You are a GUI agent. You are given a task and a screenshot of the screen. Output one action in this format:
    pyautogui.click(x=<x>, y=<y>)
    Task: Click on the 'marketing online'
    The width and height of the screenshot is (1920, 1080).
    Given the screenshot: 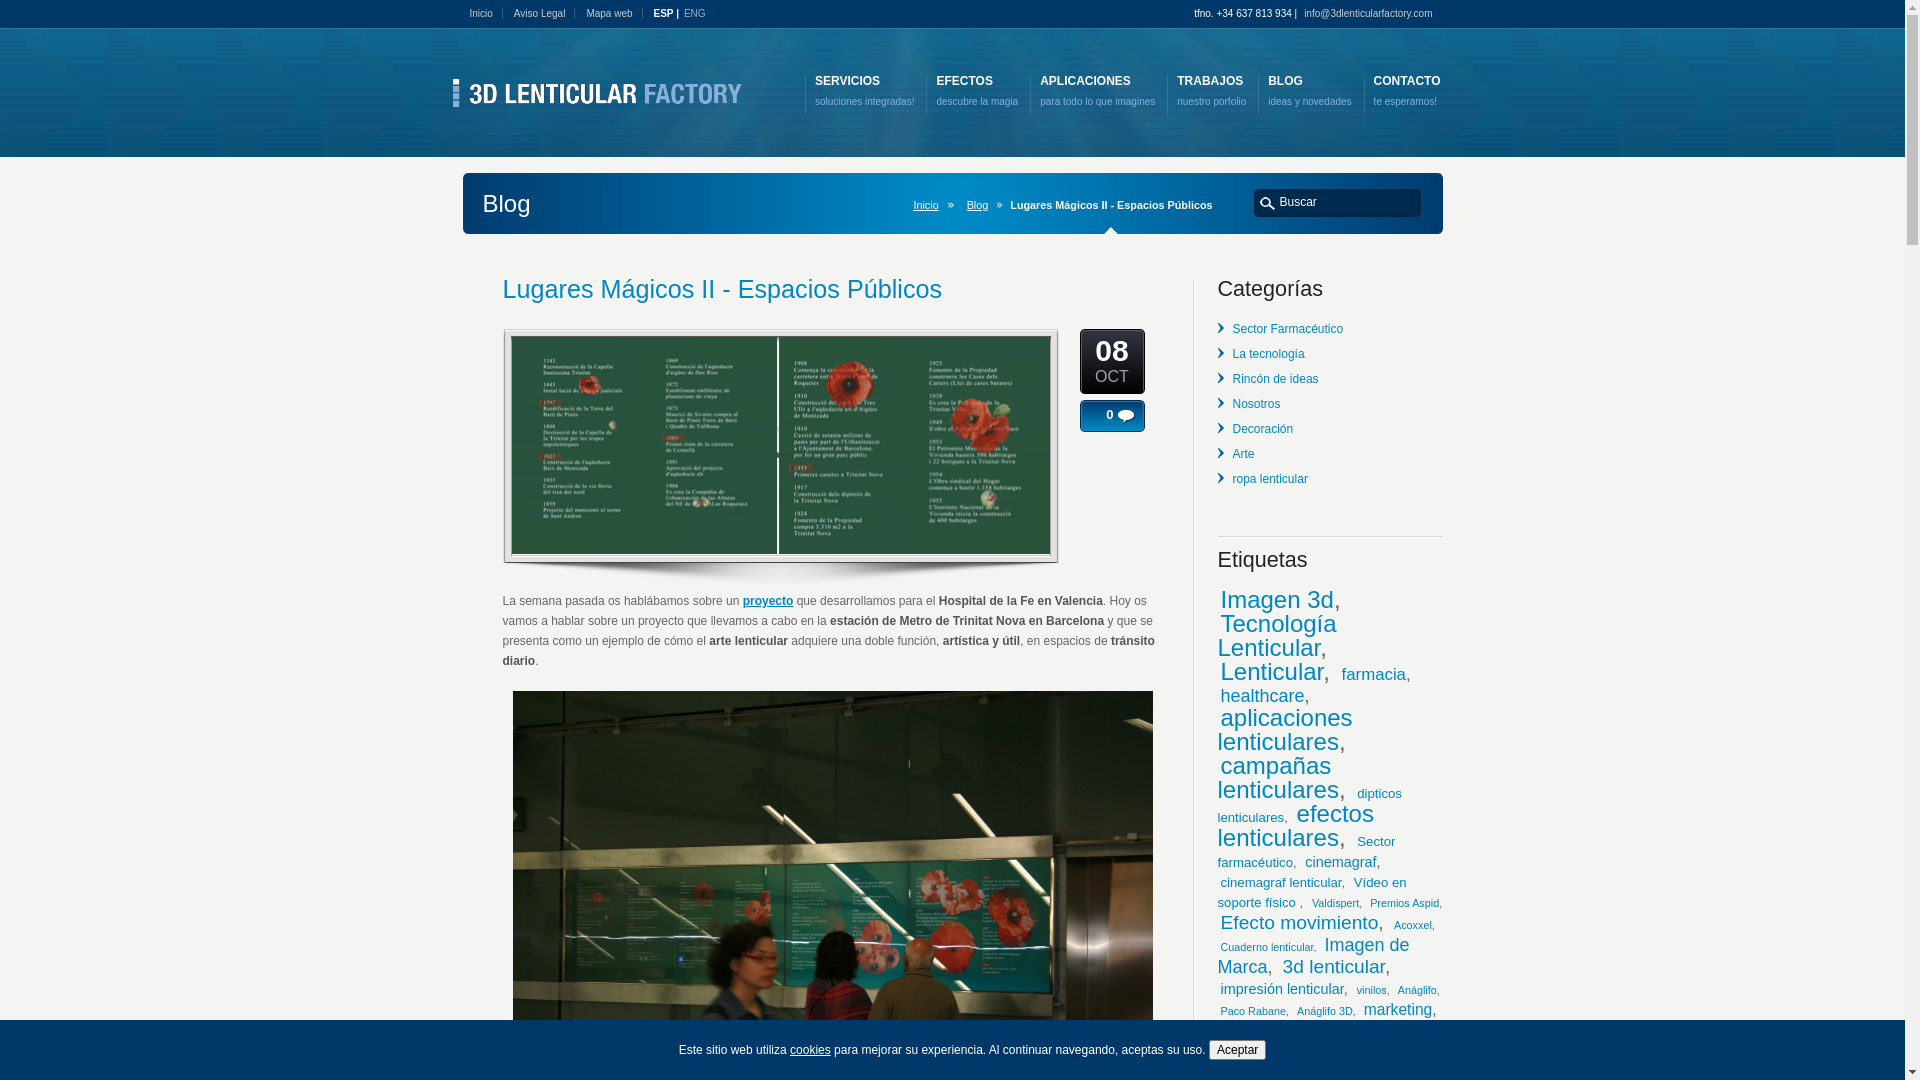 What is the action you would take?
    pyautogui.click(x=1353, y=1052)
    